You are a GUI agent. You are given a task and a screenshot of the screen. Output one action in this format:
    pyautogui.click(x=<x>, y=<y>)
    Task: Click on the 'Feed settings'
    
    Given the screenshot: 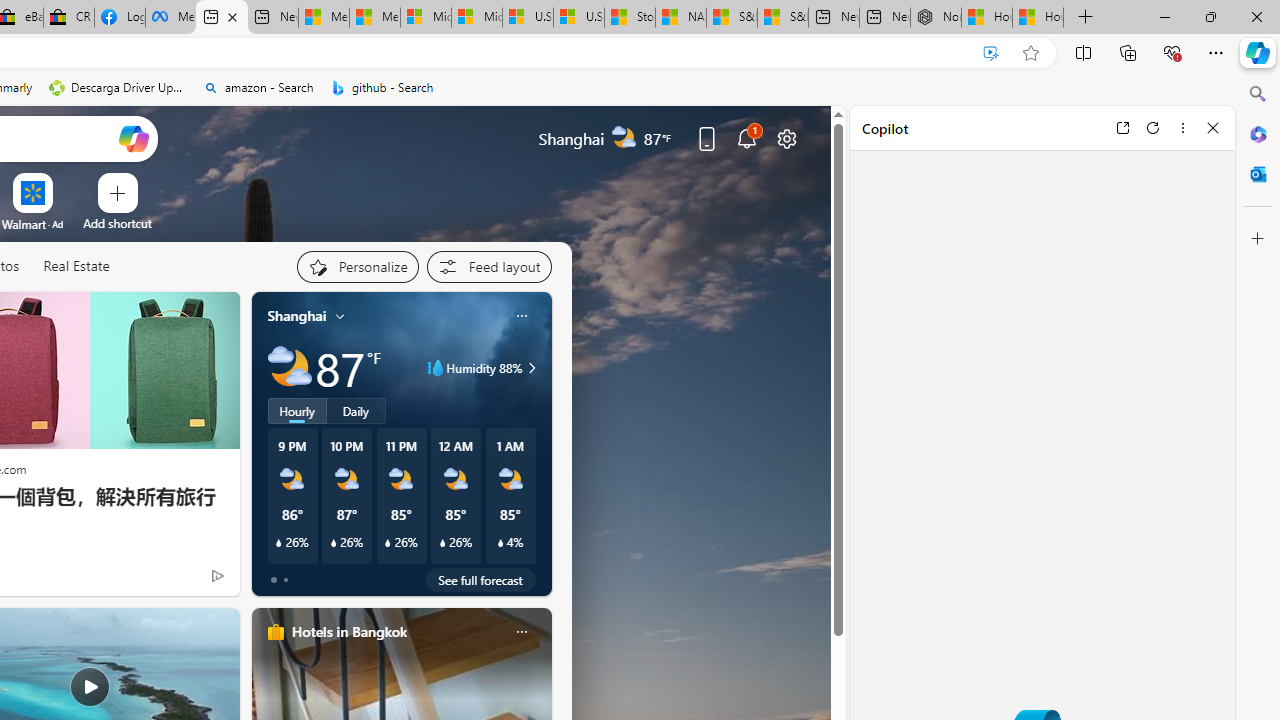 What is the action you would take?
    pyautogui.click(x=488, y=266)
    